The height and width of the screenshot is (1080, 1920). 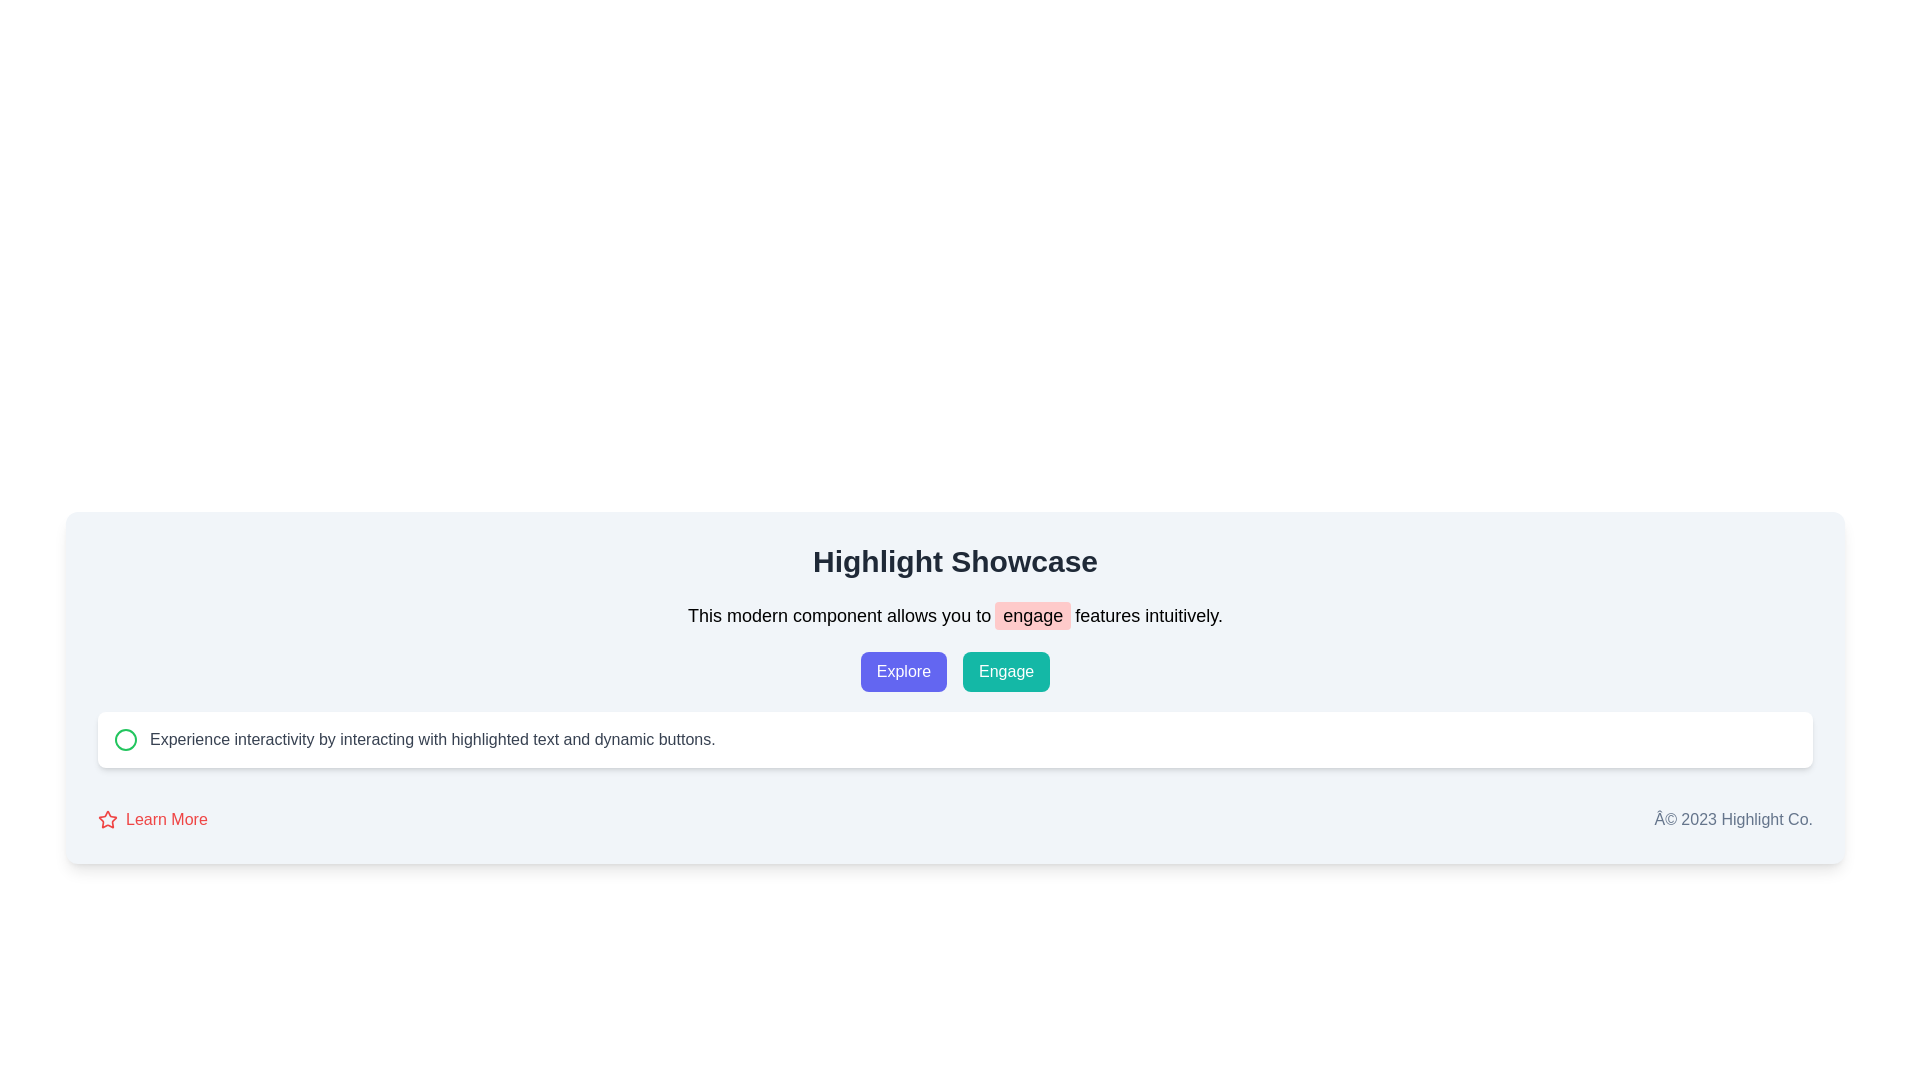 I want to click on the styled text component that reads 'engage', which visually mimics a button but is not interactive, located in the middle of the display area, so click(x=1033, y=615).